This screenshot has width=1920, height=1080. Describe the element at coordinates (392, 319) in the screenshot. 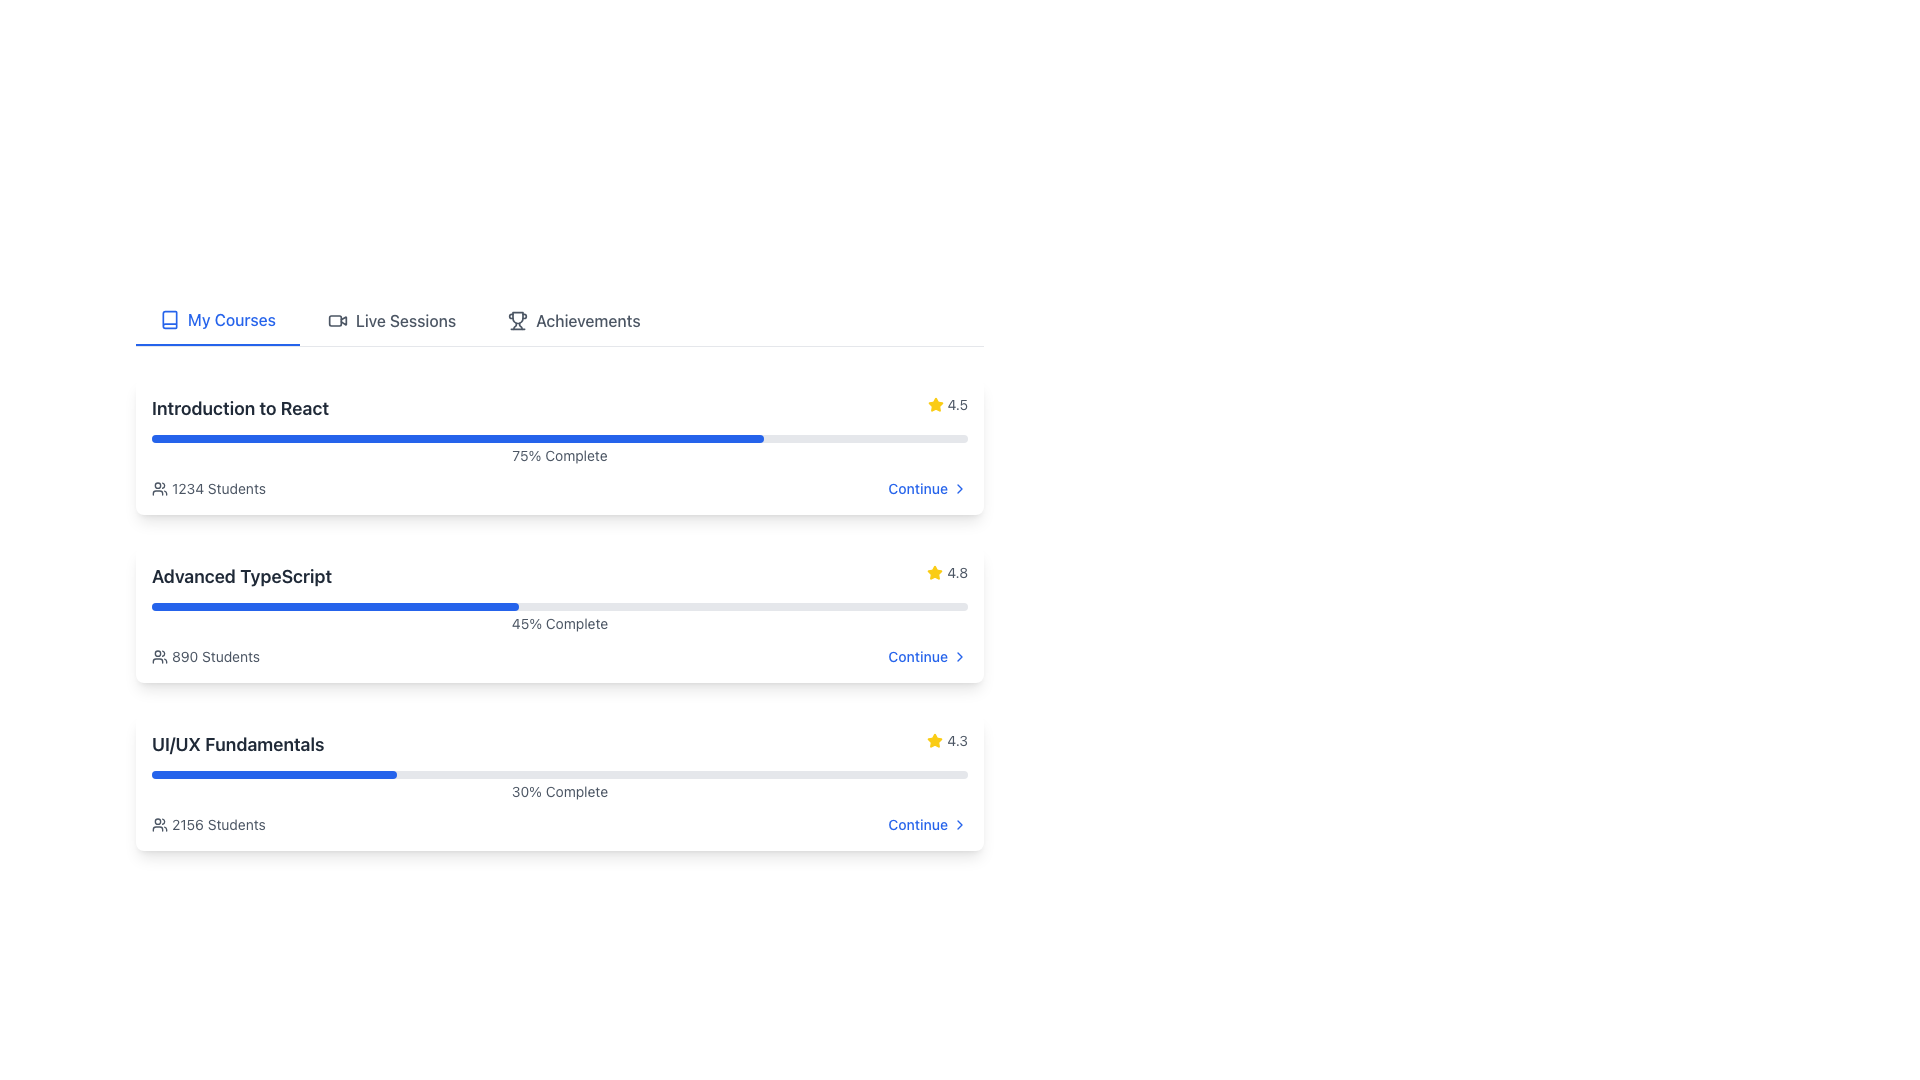

I see `the 'Live Sessions' tab in the Navigation Tab to change its text color to blue` at that location.